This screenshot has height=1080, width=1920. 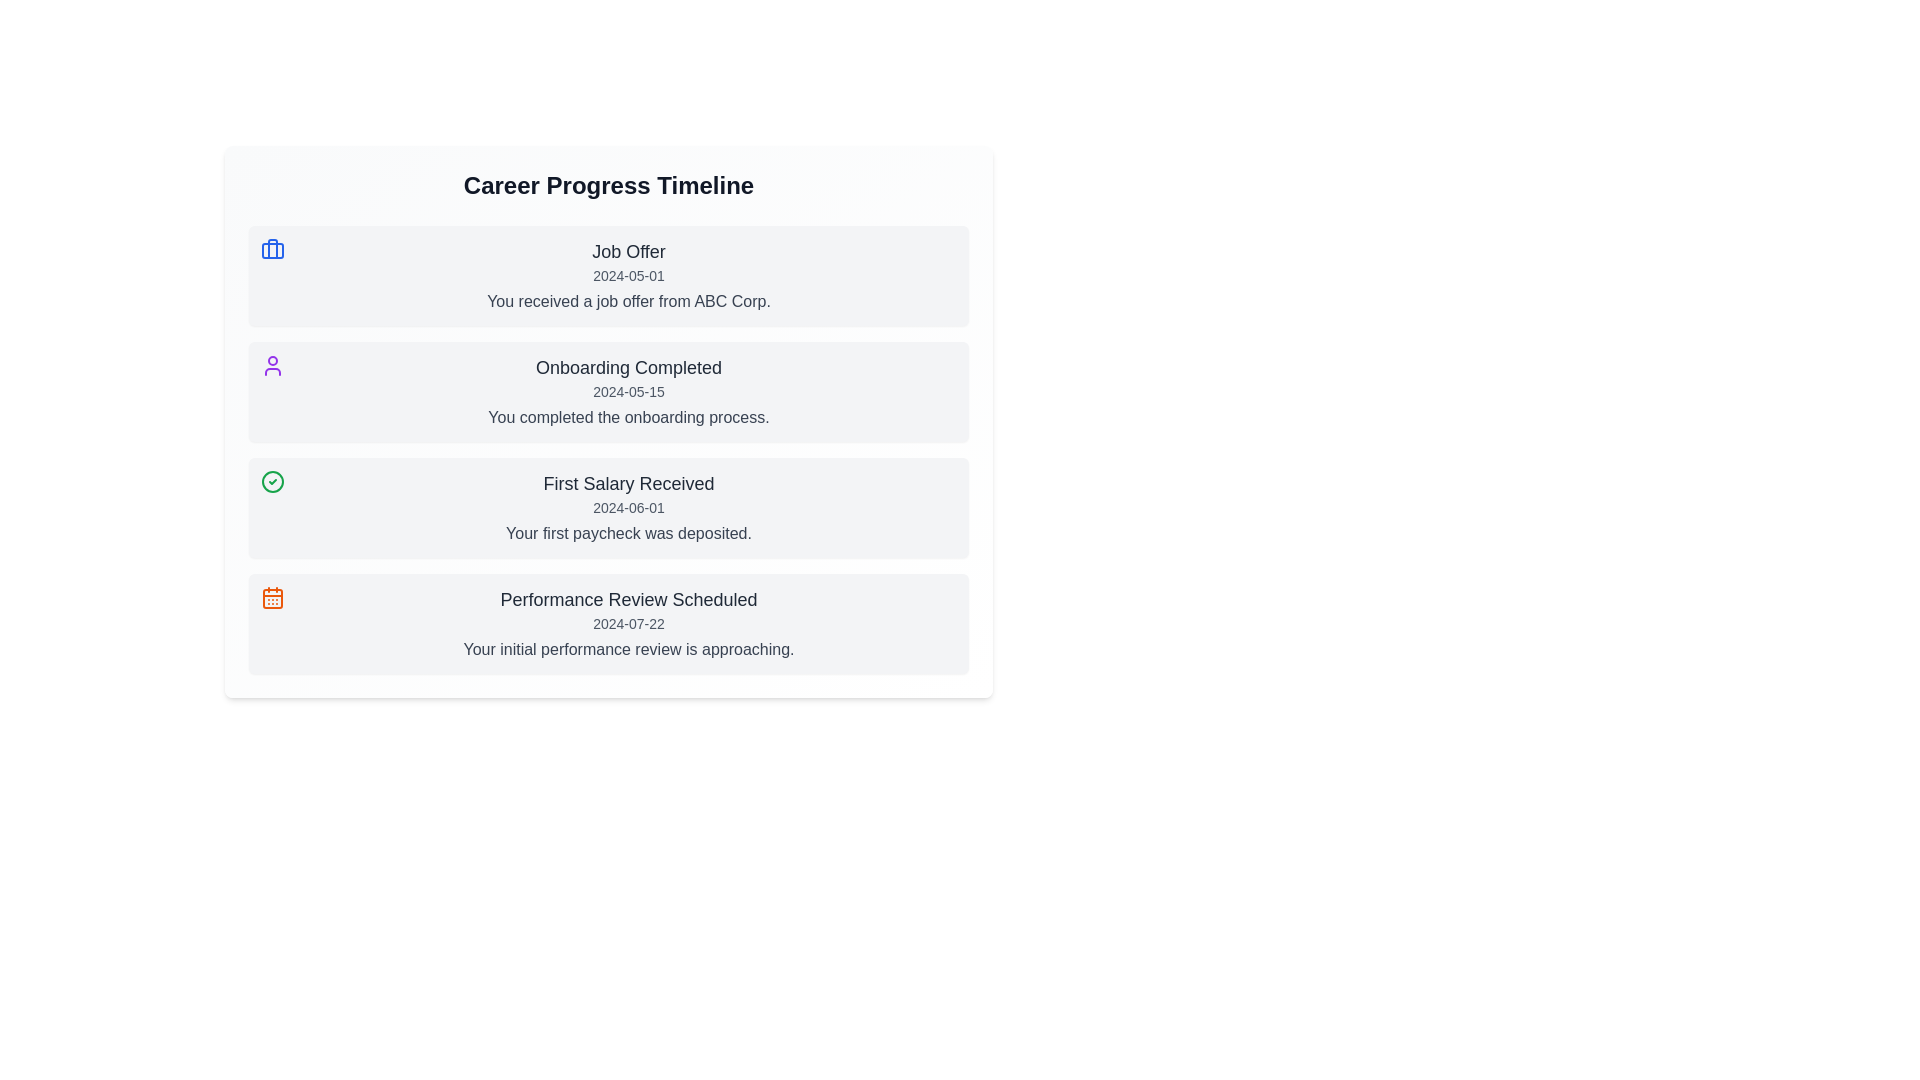 What do you see at coordinates (627, 623) in the screenshot?
I see `the text label displaying the date '2024-07-22', which is part of the 'Career Progress Timeline' interface, located below the heading 'Performance Review Scheduled'` at bounding box center [627, 623].